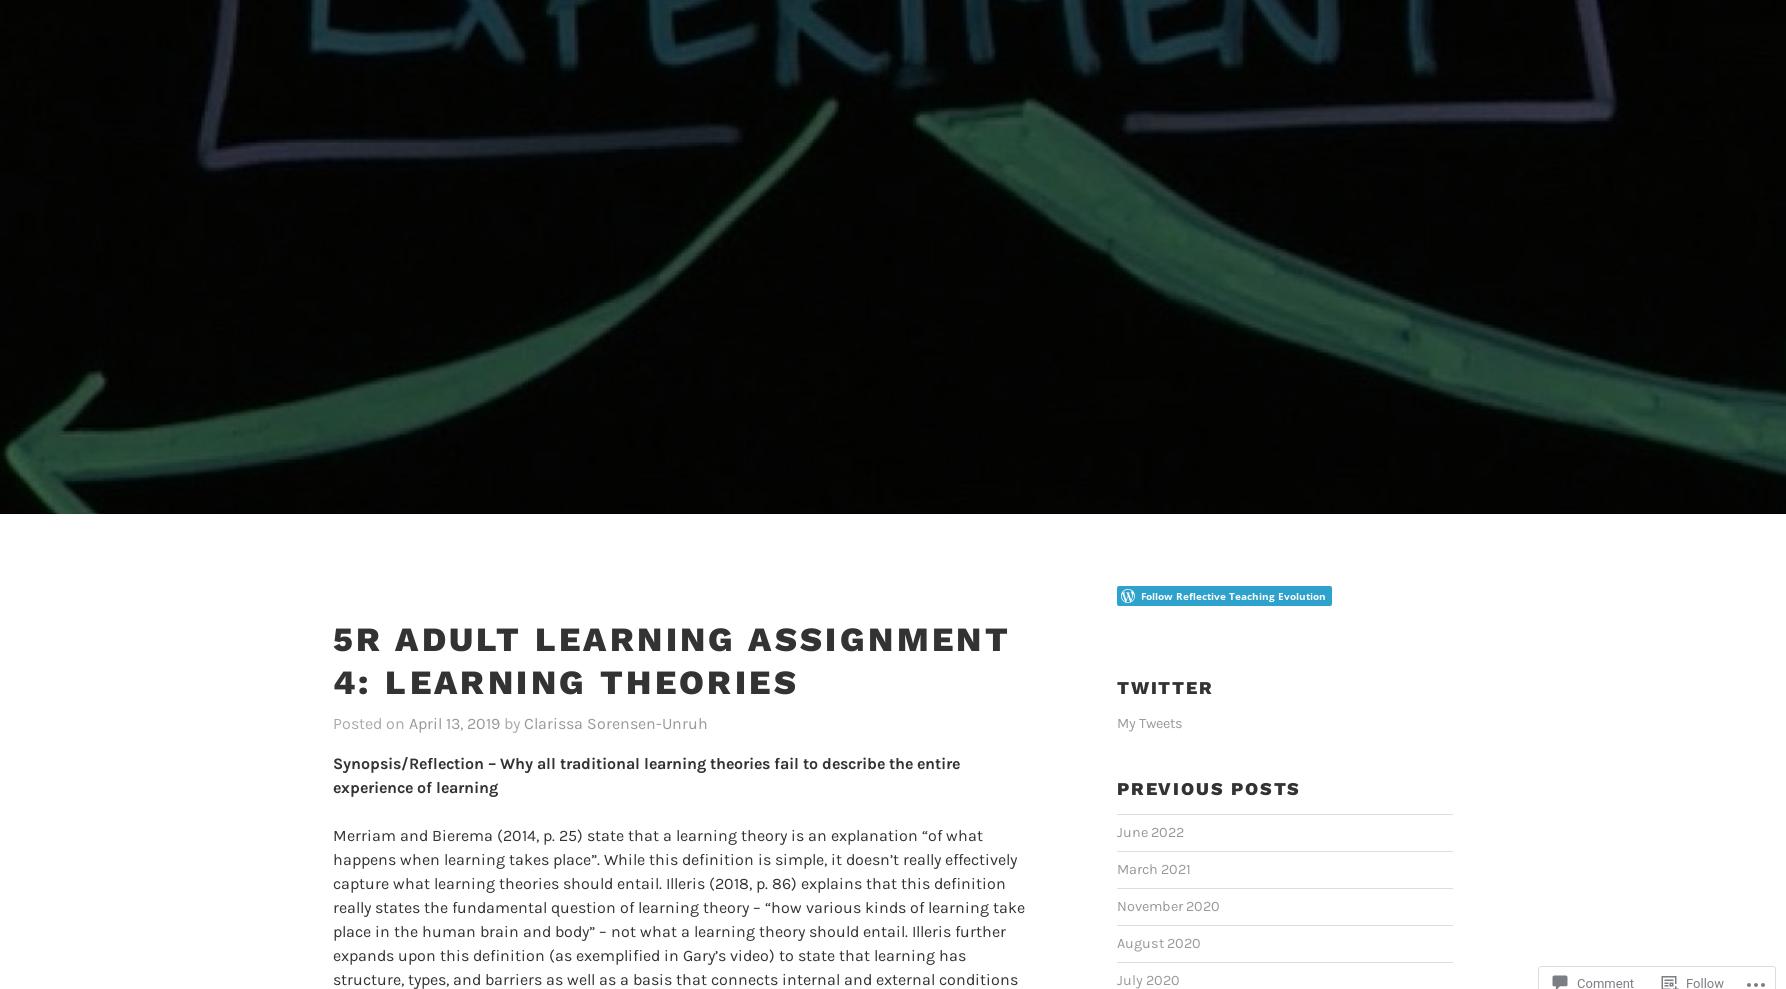  Describe the element at coordinates (615, 689) in the screenshot. I see `'Clarissa Sorensen-Unruh'` at that location.